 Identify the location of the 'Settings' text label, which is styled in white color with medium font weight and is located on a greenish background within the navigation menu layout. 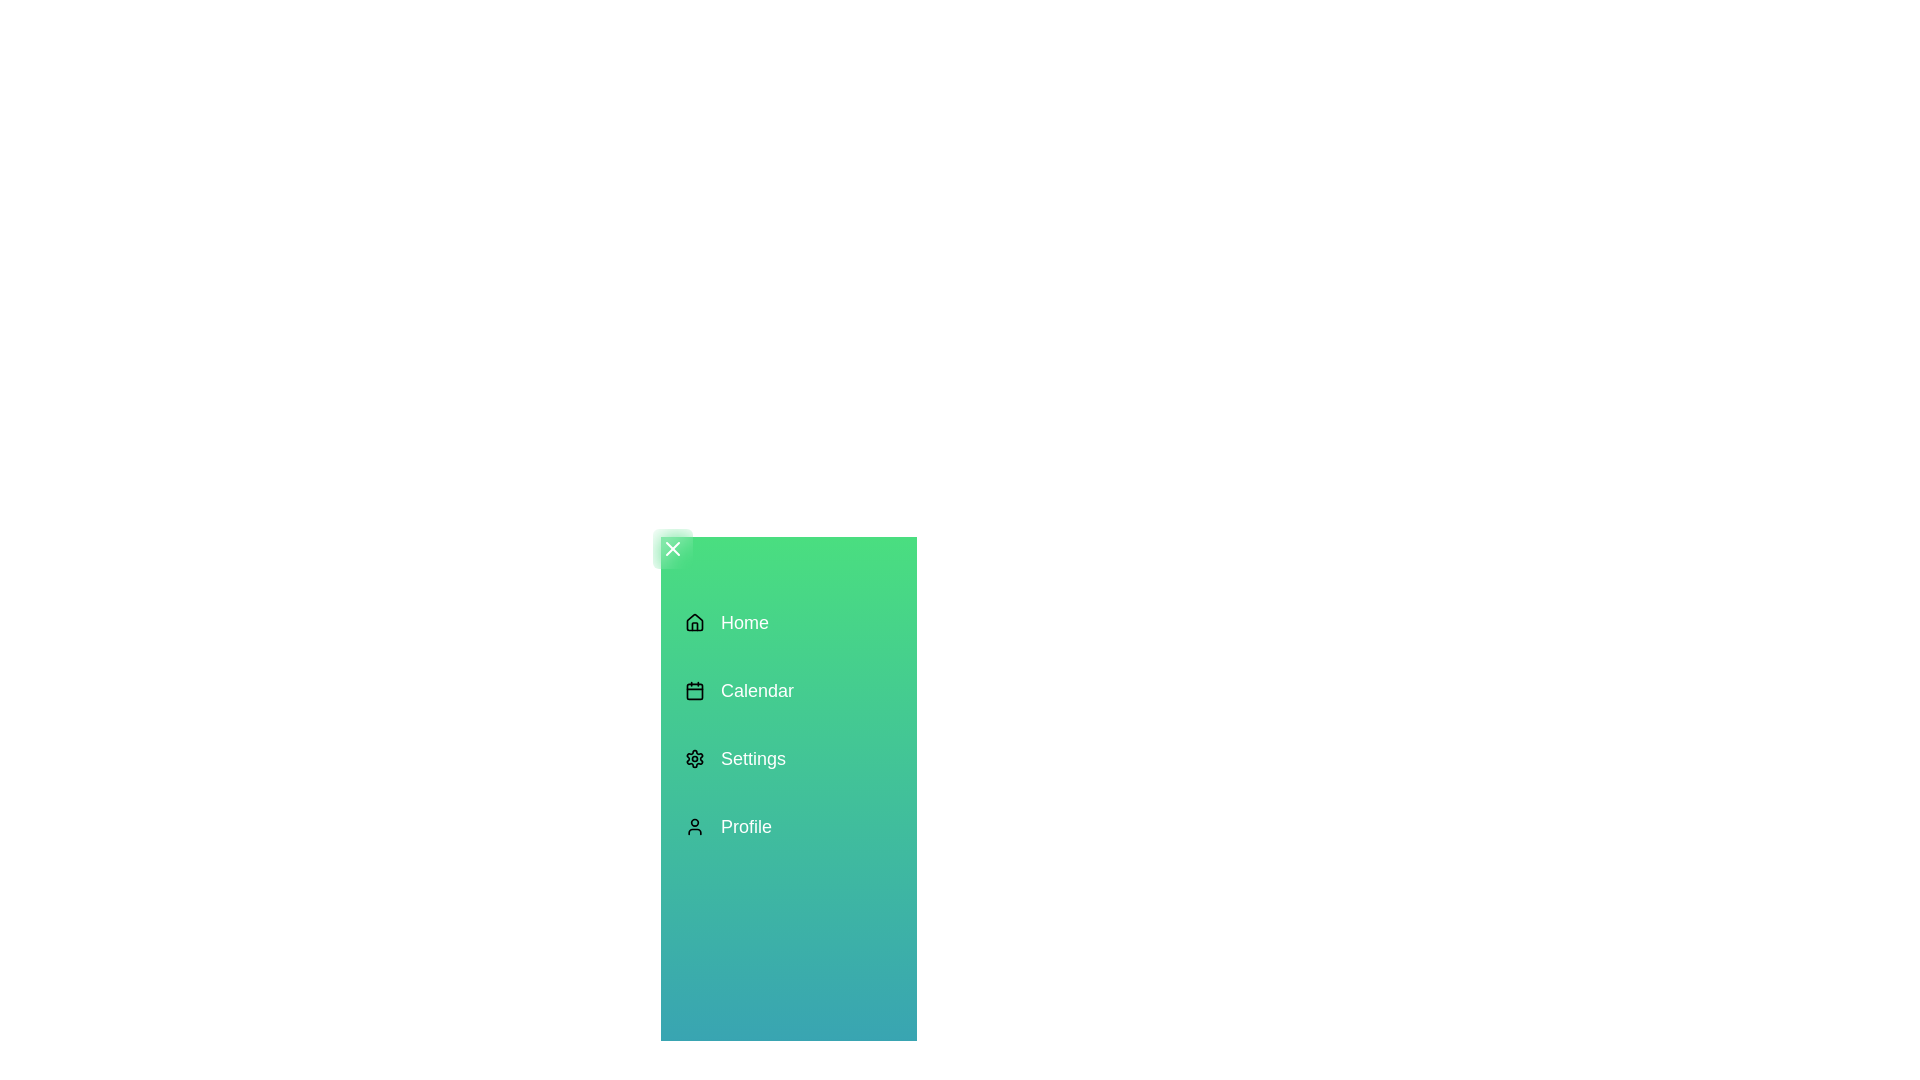
(752, 759).